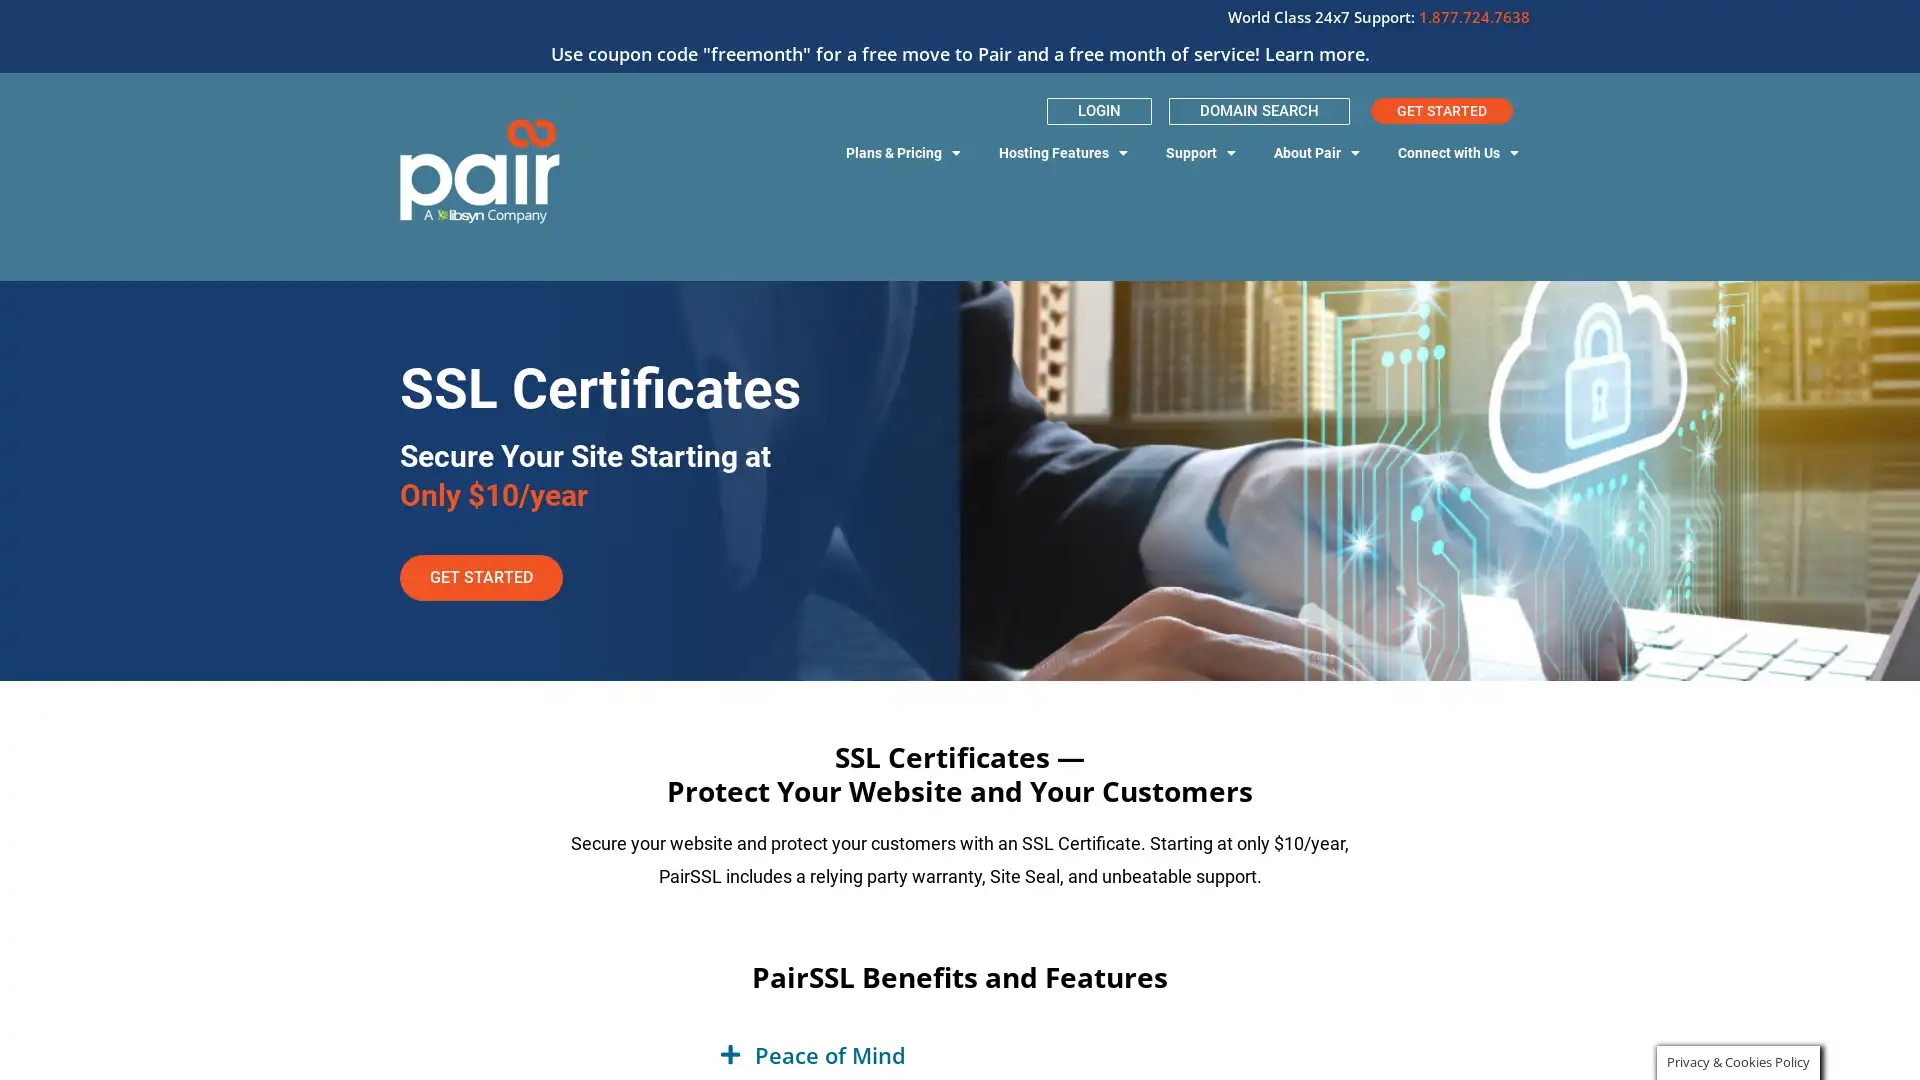 Image resolution: width=1920 pixels, height=1080 pixels. Describe the element at coordinates (1441, 111) in the screenshot. I see `GET STARTED` at that location.